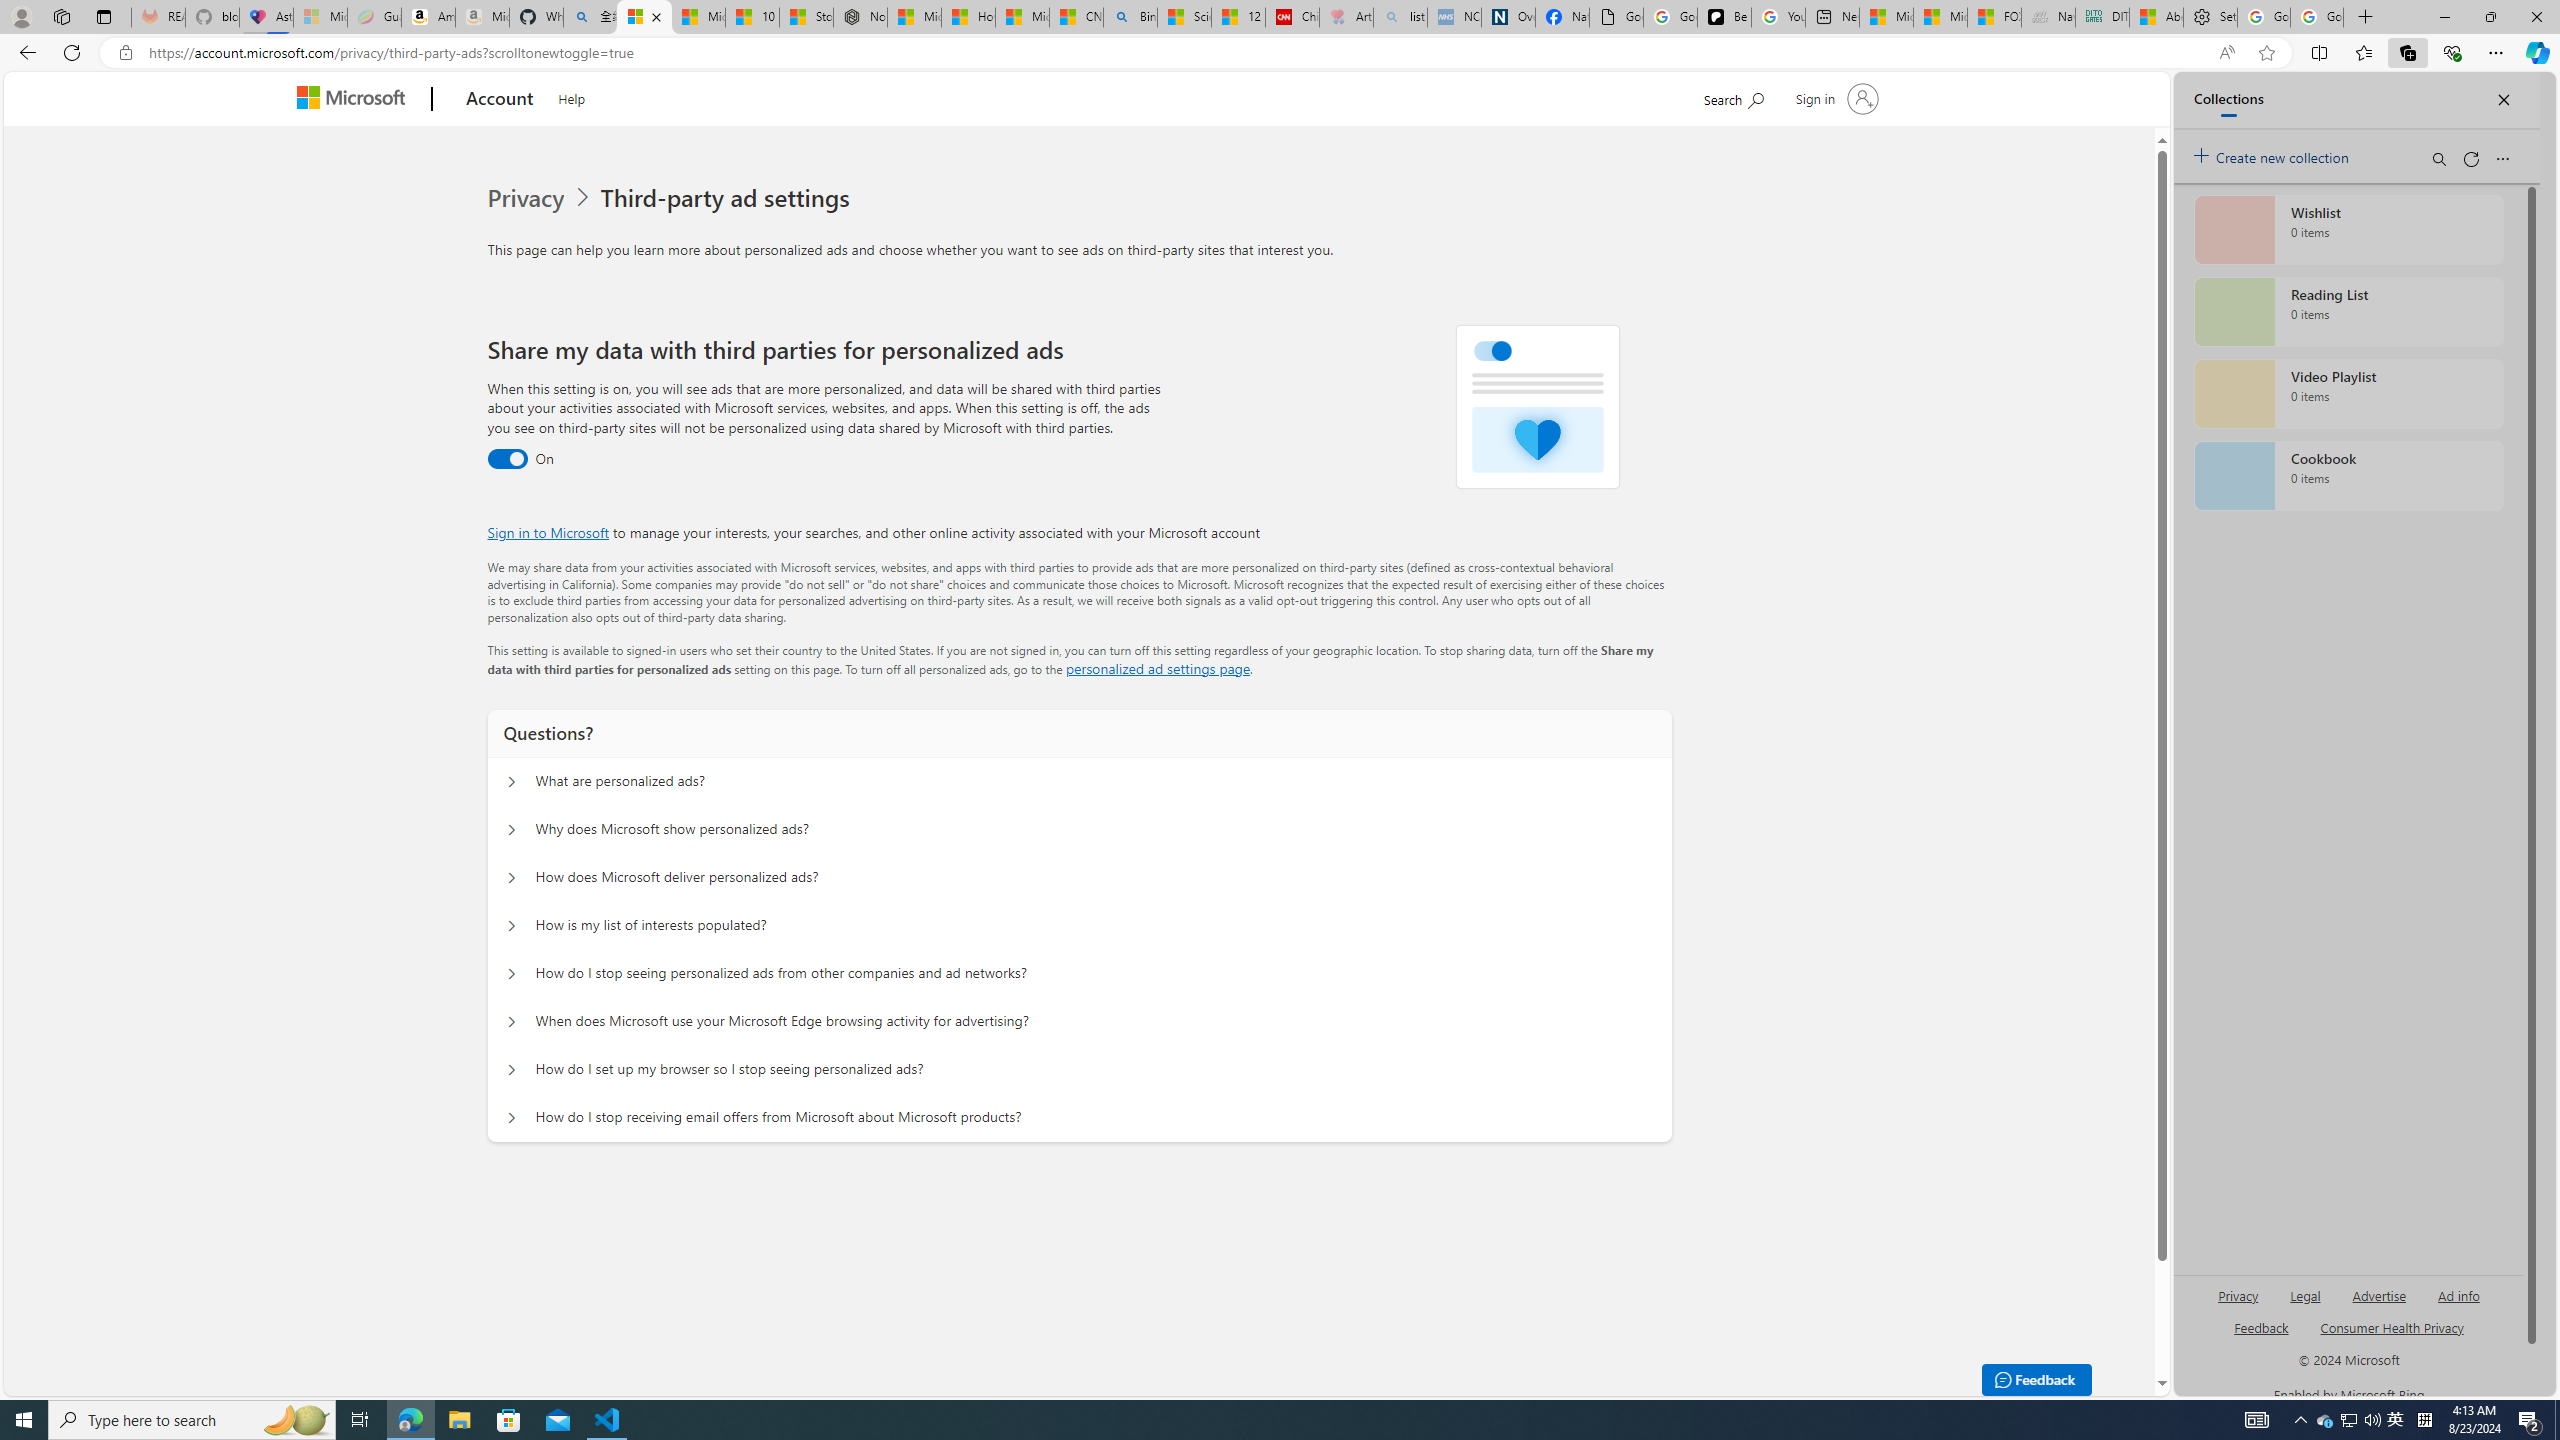 The width and height of the screenshot is (2560, 1440). Describe the element at coordinates (509, 830) in the screenshot. I see `'Questions? Why does Microsoft show personalized ads?'` at that location.